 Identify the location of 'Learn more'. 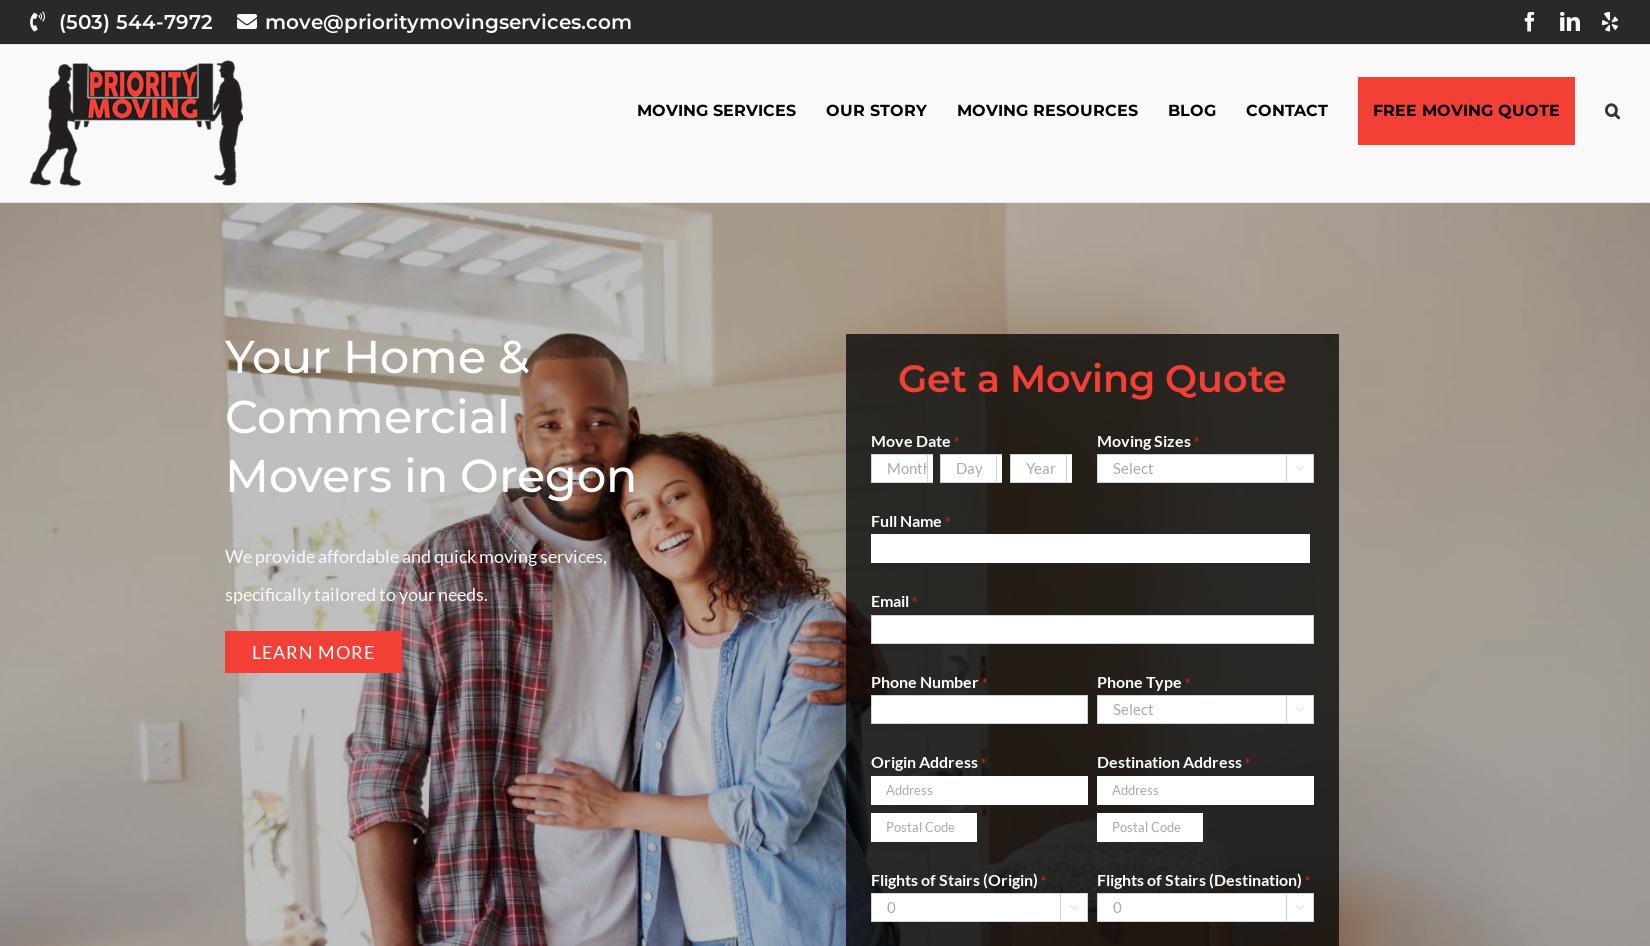
(313, 651).